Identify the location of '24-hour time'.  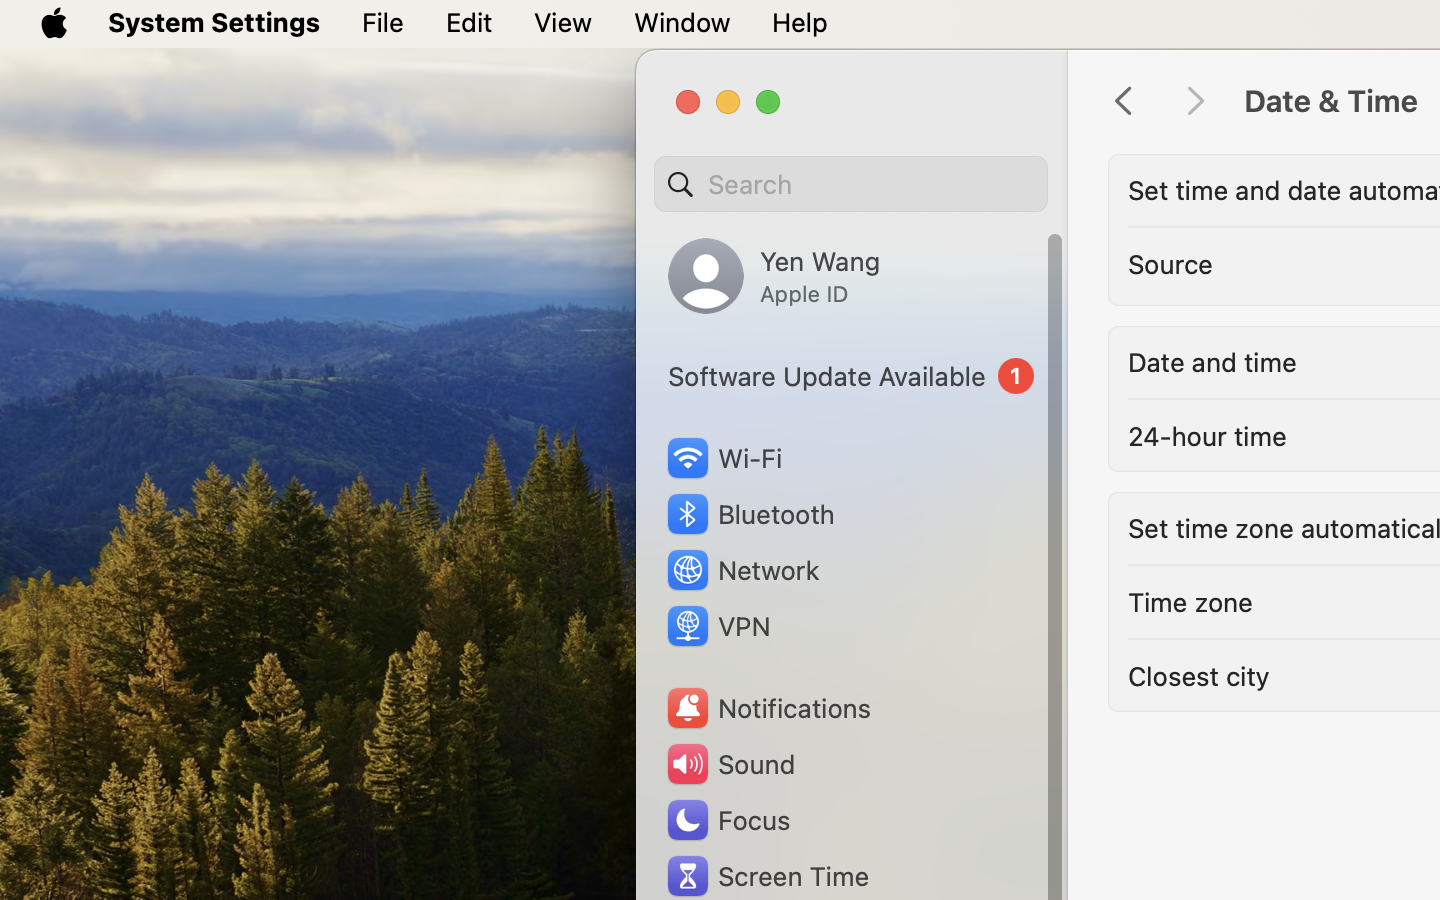
(1206, 435).